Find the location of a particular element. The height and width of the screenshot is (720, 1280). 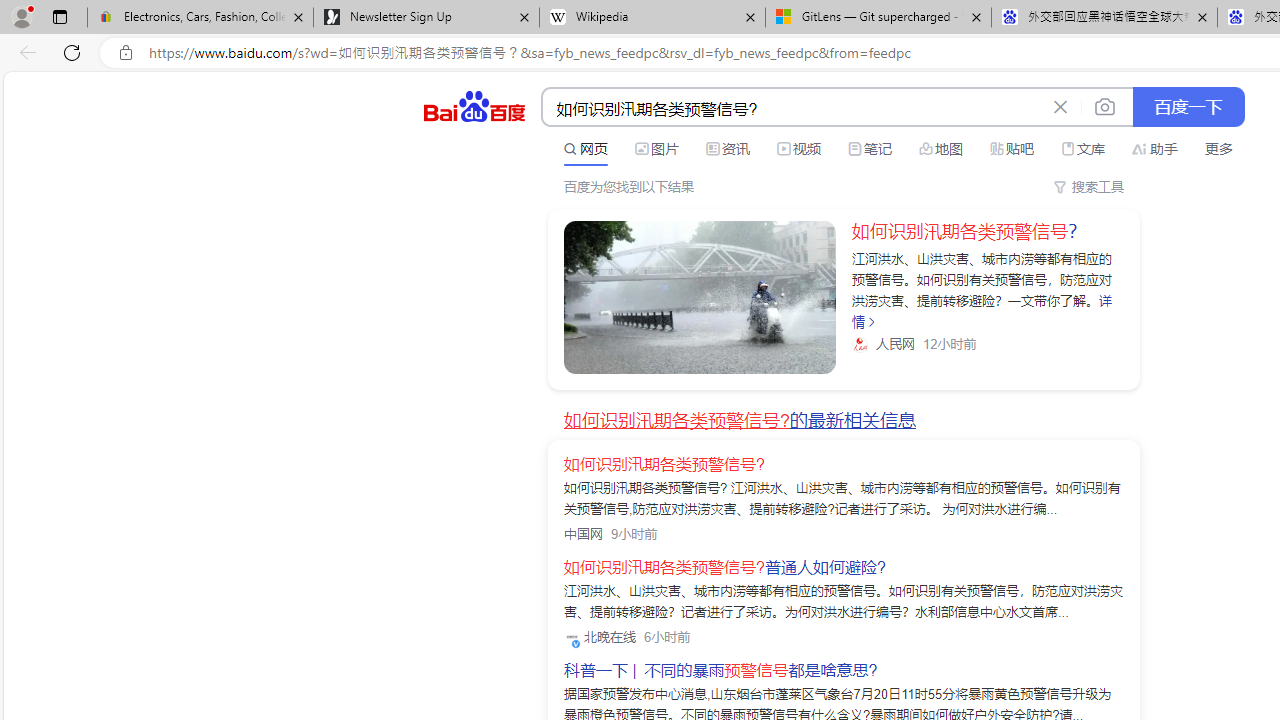

'Wikipedia' is located at coordinates (652, 17).